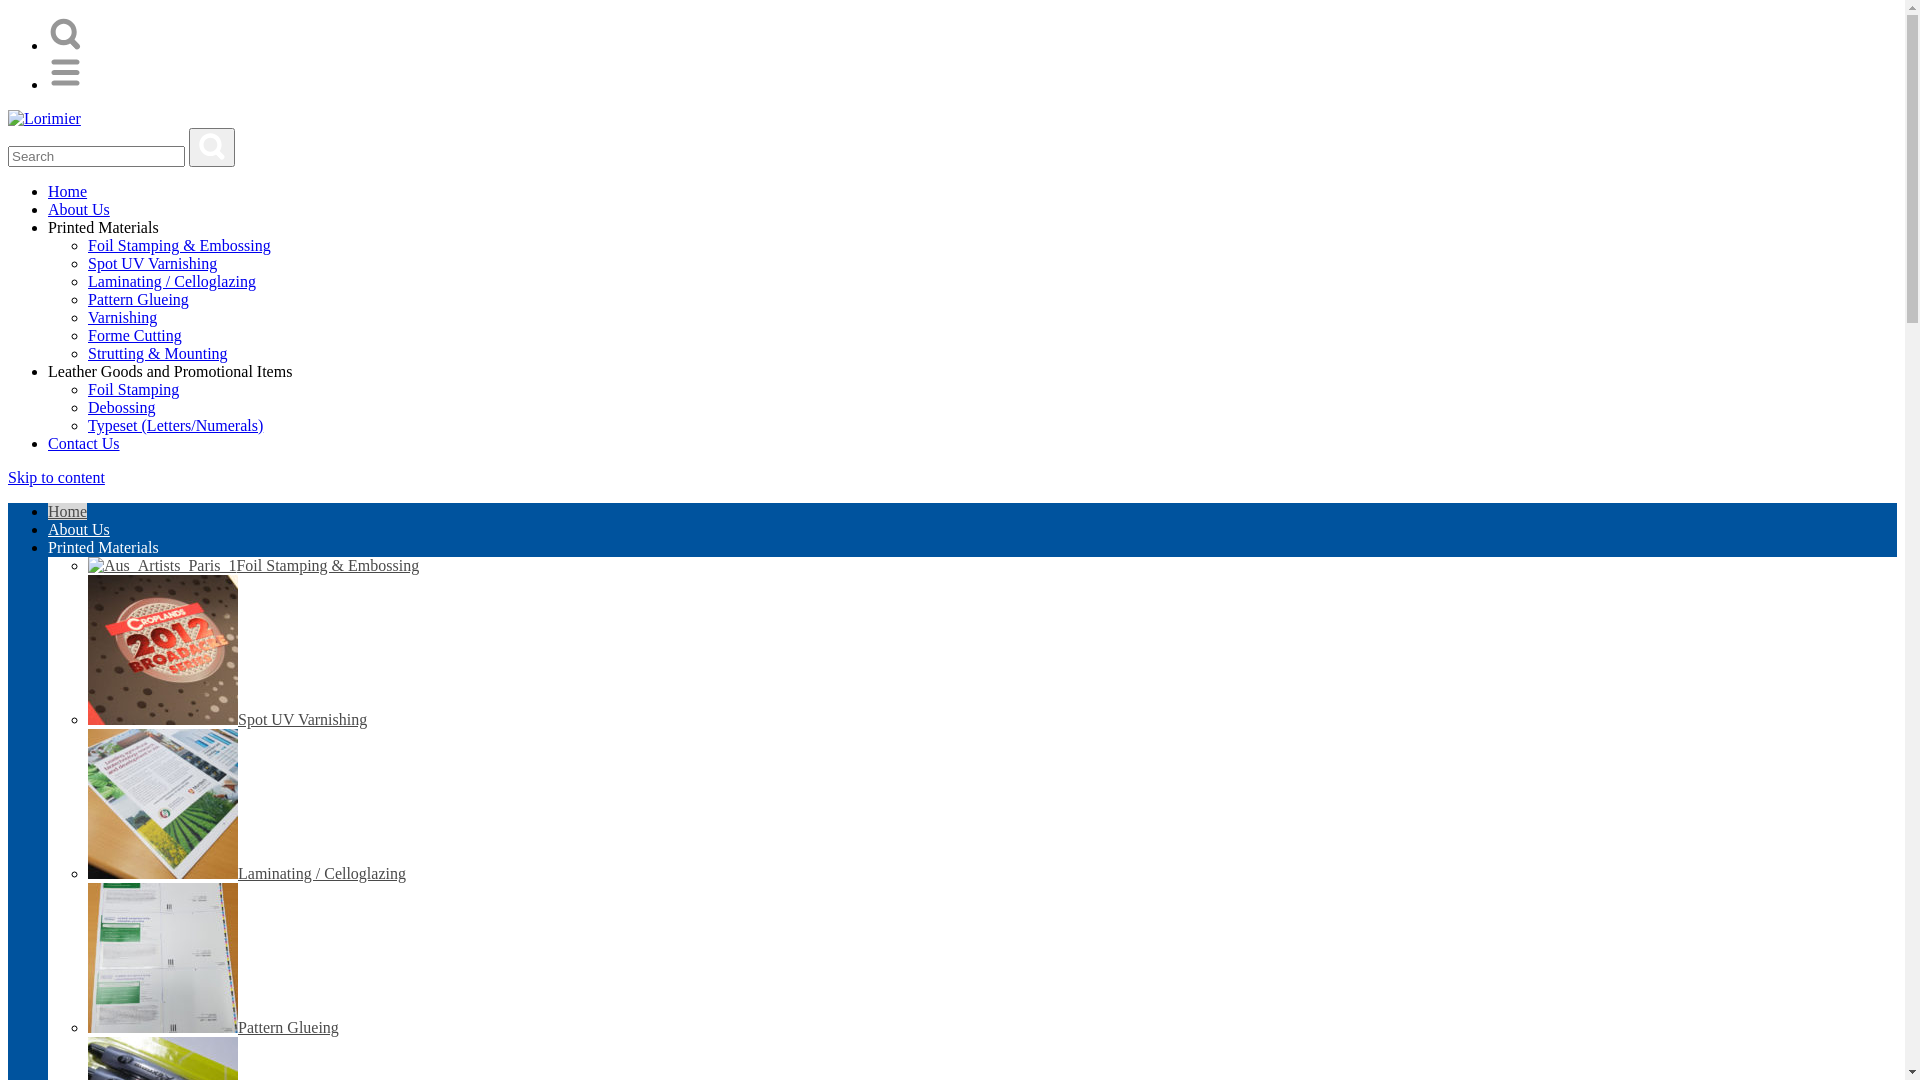 This screenshot has height=1080, width=1920. What do you see at coordinates (133, 334) in the screenshot?
I see `'Forme Cutting'` at bounding box center [133, 334].